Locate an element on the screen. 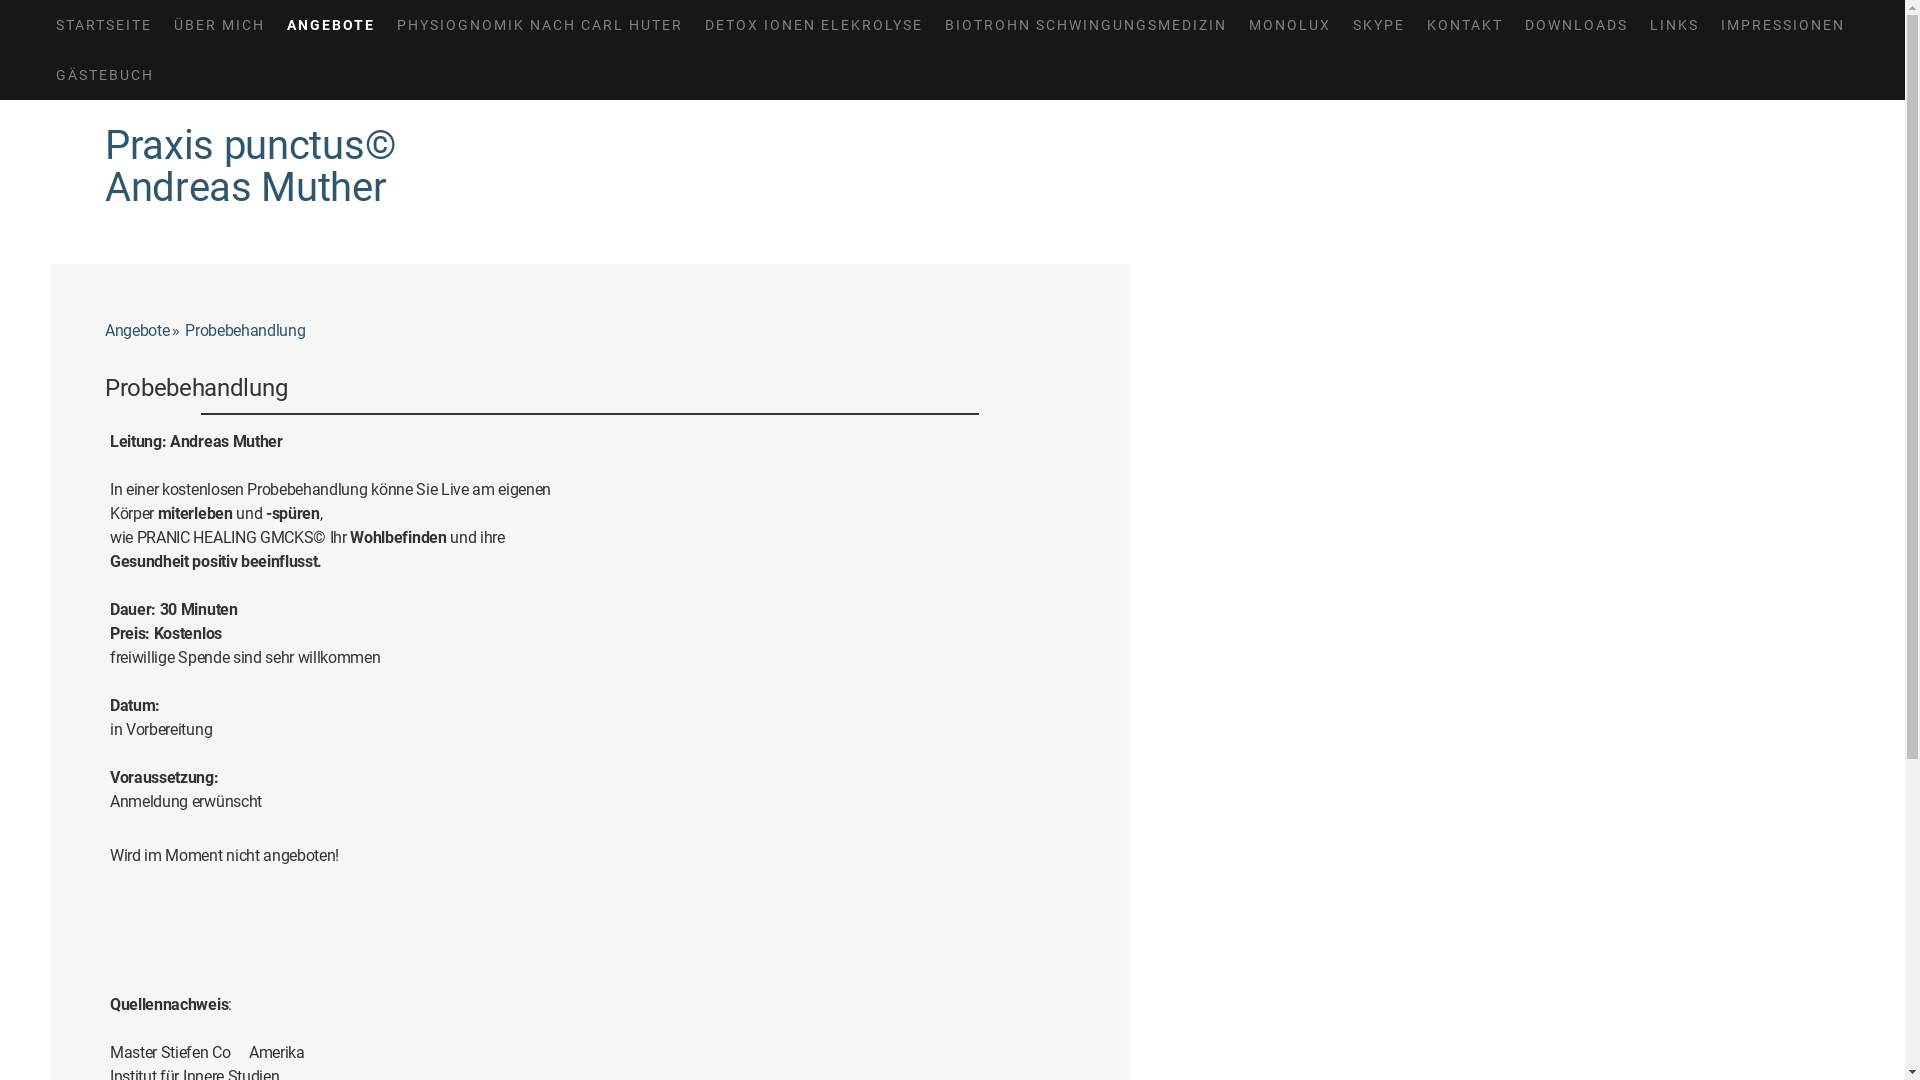 Image resolution: width=1920 pixels, height=1080 pixels. 'ANGEBOTE' is located at coordinates (331, 24).